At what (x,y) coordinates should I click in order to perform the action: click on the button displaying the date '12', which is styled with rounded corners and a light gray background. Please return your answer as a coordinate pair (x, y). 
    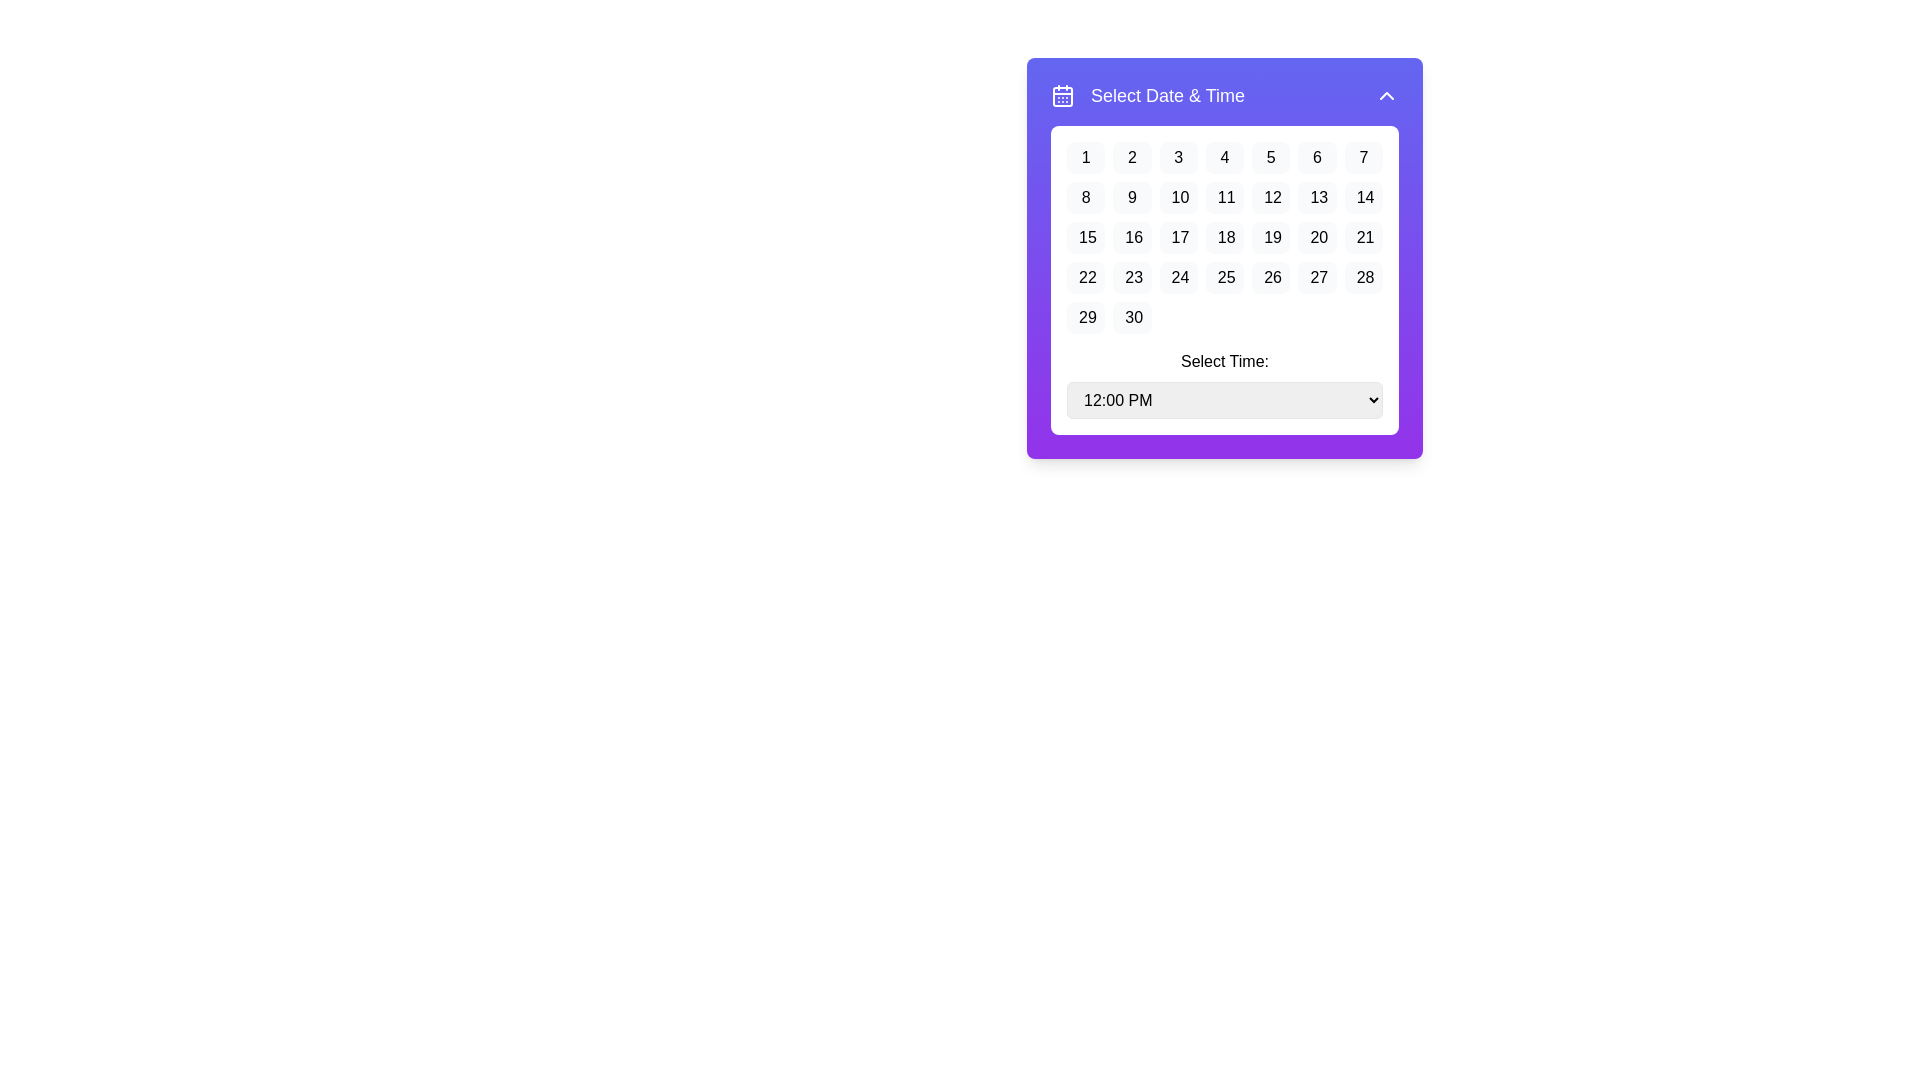
    Looking at the image, I should click on (1270, 197).